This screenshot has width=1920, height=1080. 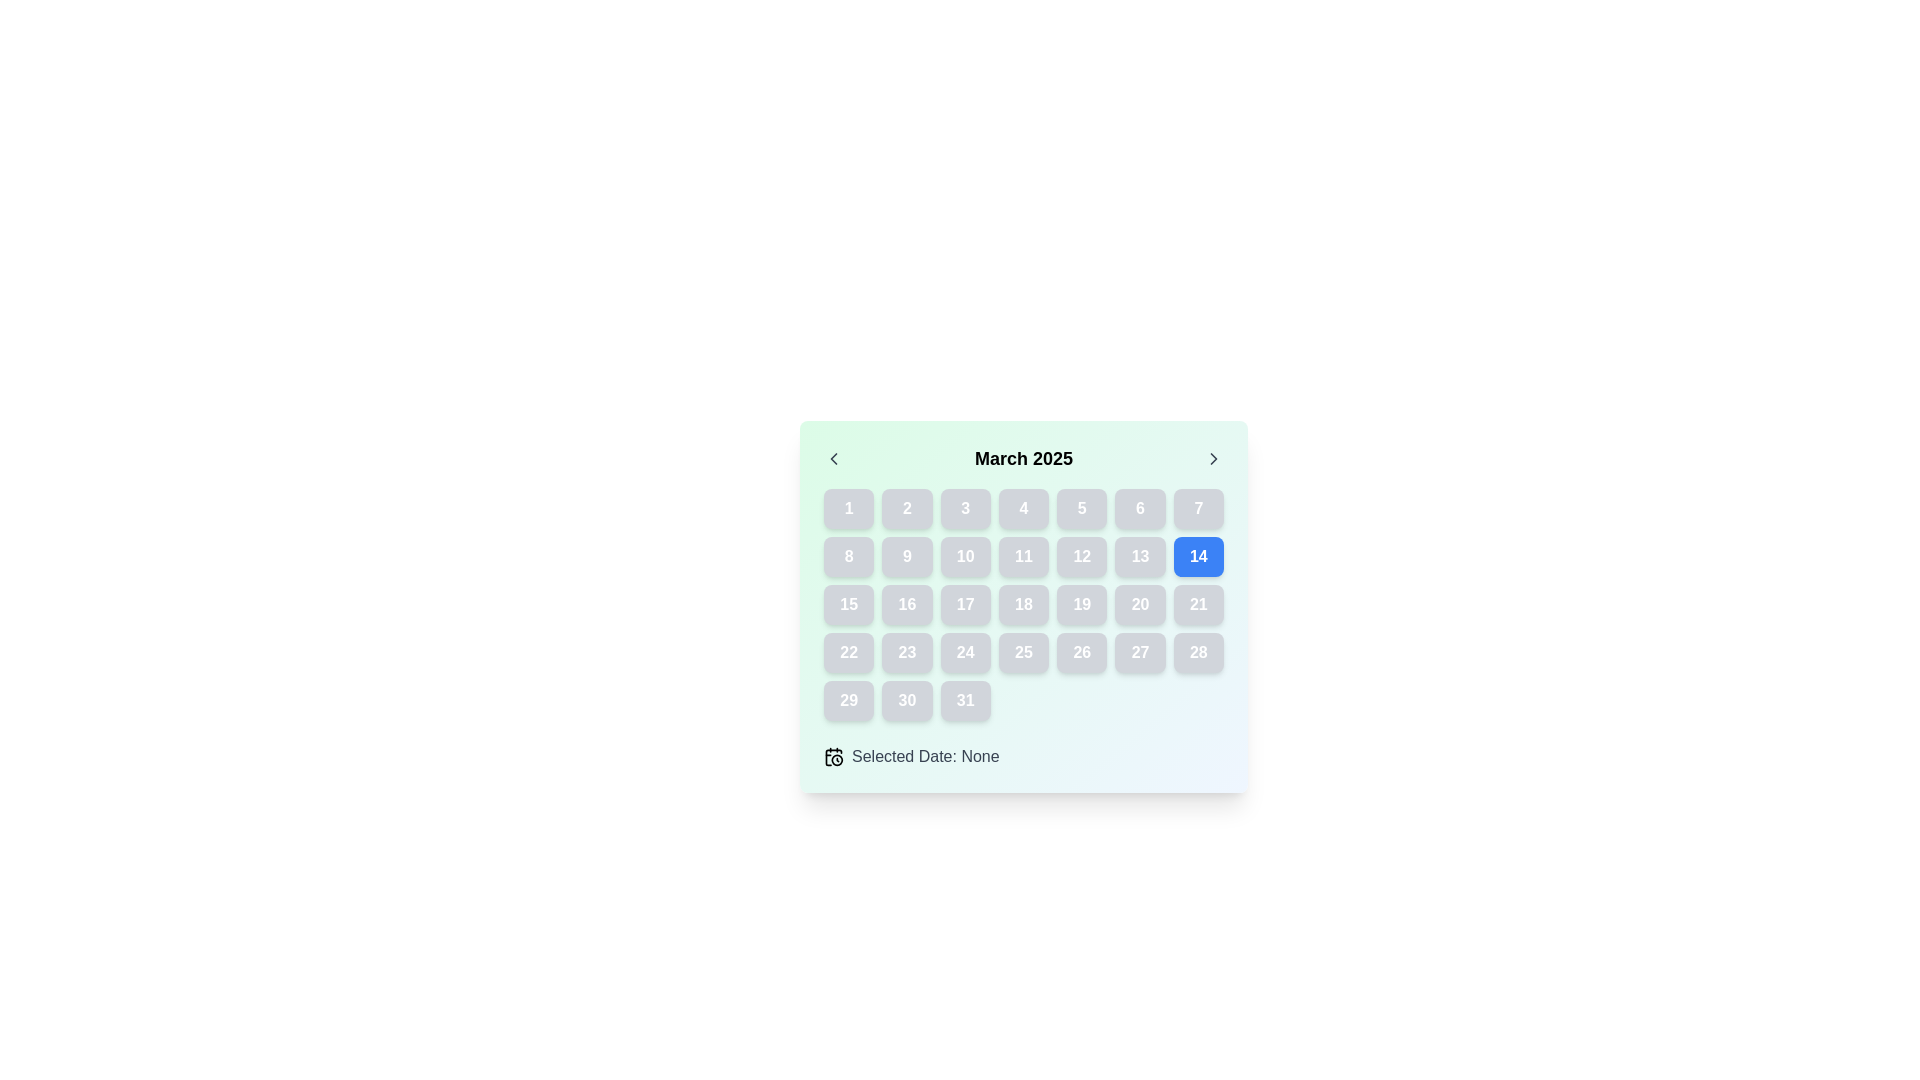 I want to click on the left-pointing chevron button located in the upper-left section of the calendar interface, so click(x=834, y=459).